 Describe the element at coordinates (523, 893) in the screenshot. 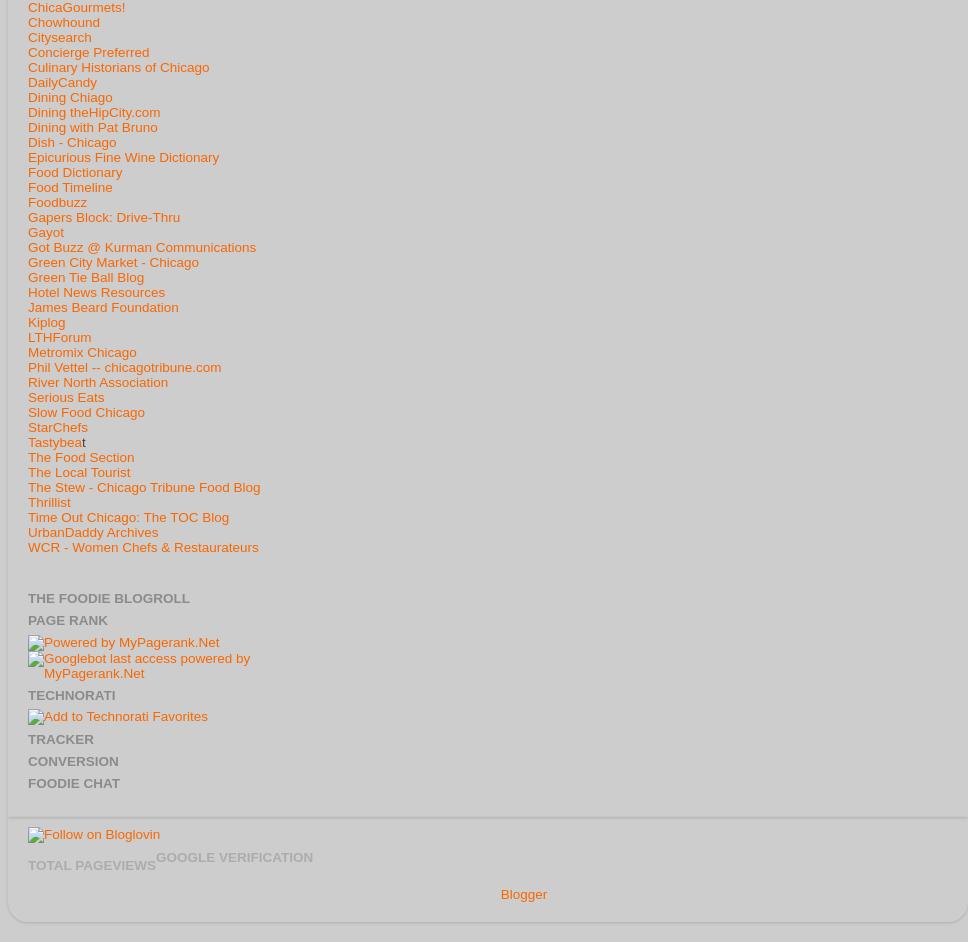

I see `'Blogger'` at that location.